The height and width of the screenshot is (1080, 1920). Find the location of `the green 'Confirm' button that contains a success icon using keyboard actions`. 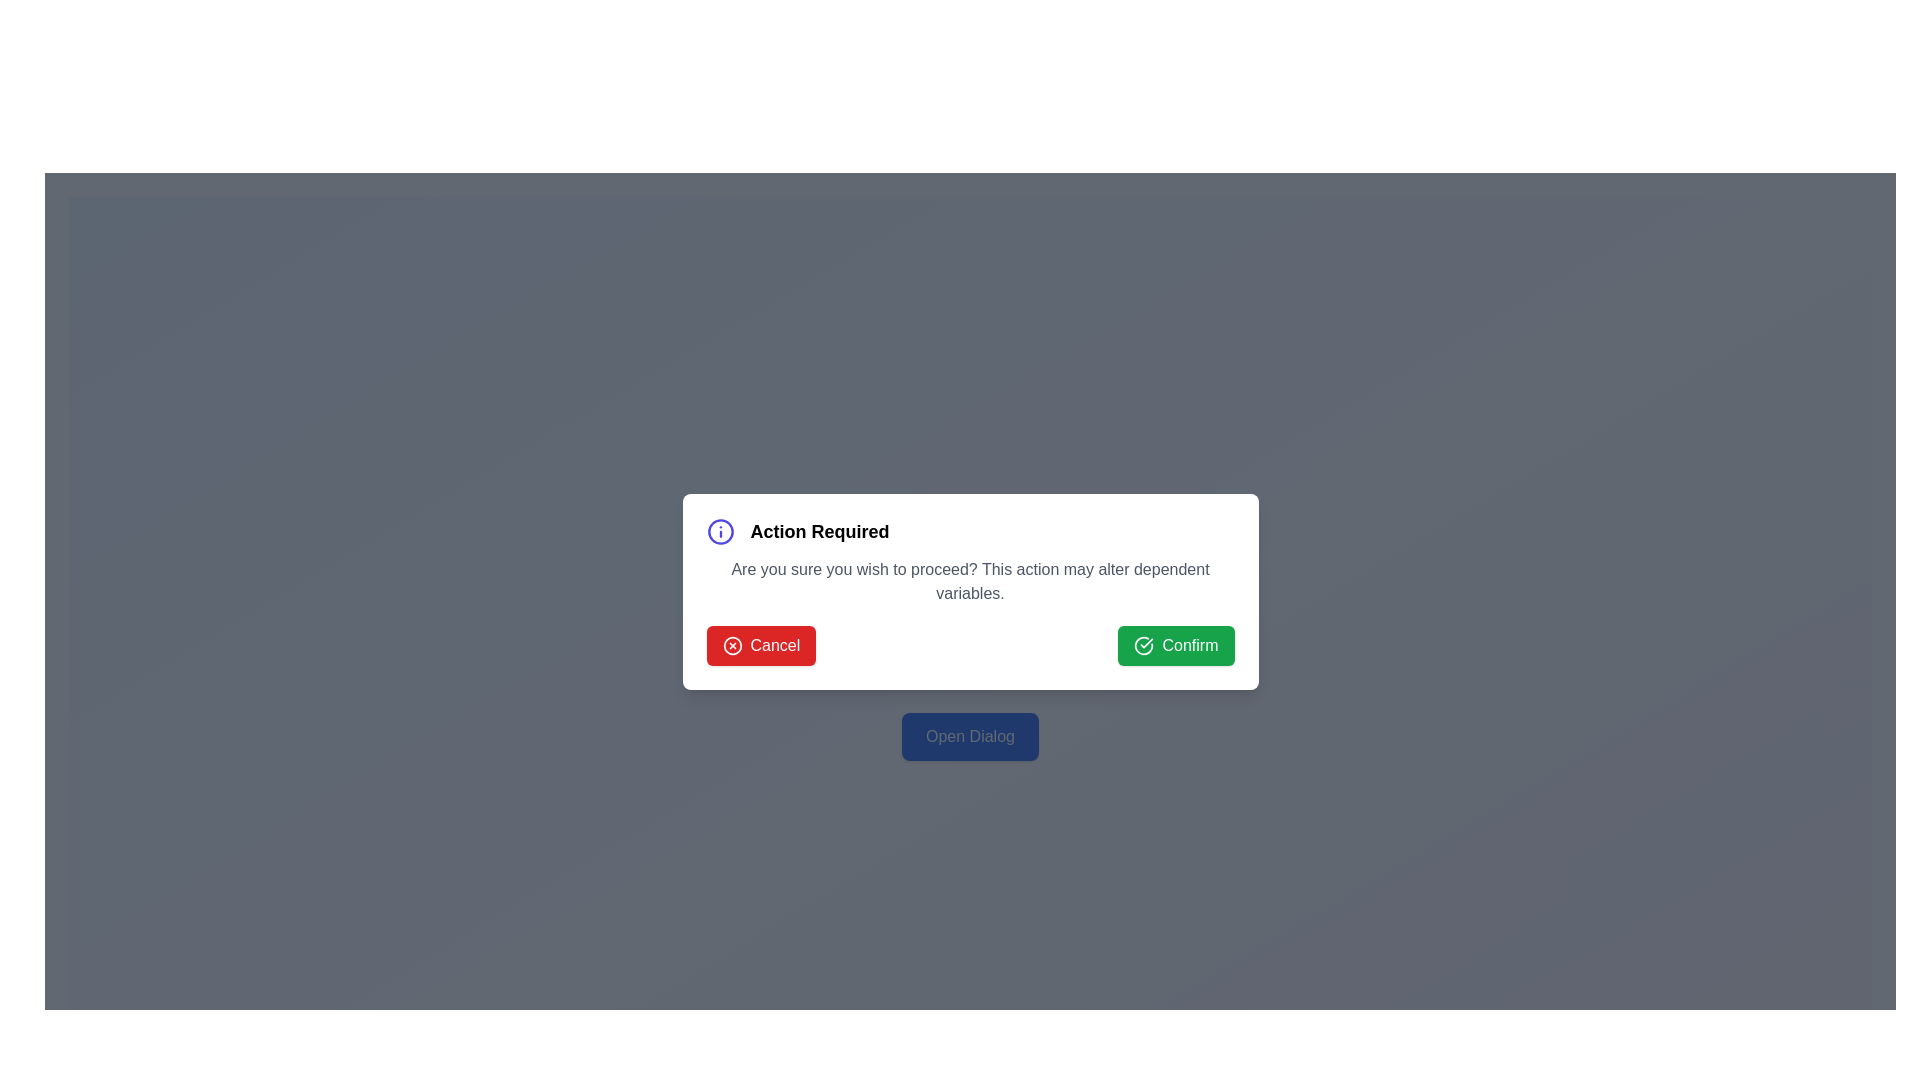

the green 'Confirm' button that contains a success icon using keyboard actions is located at coordinates (1144, 645).